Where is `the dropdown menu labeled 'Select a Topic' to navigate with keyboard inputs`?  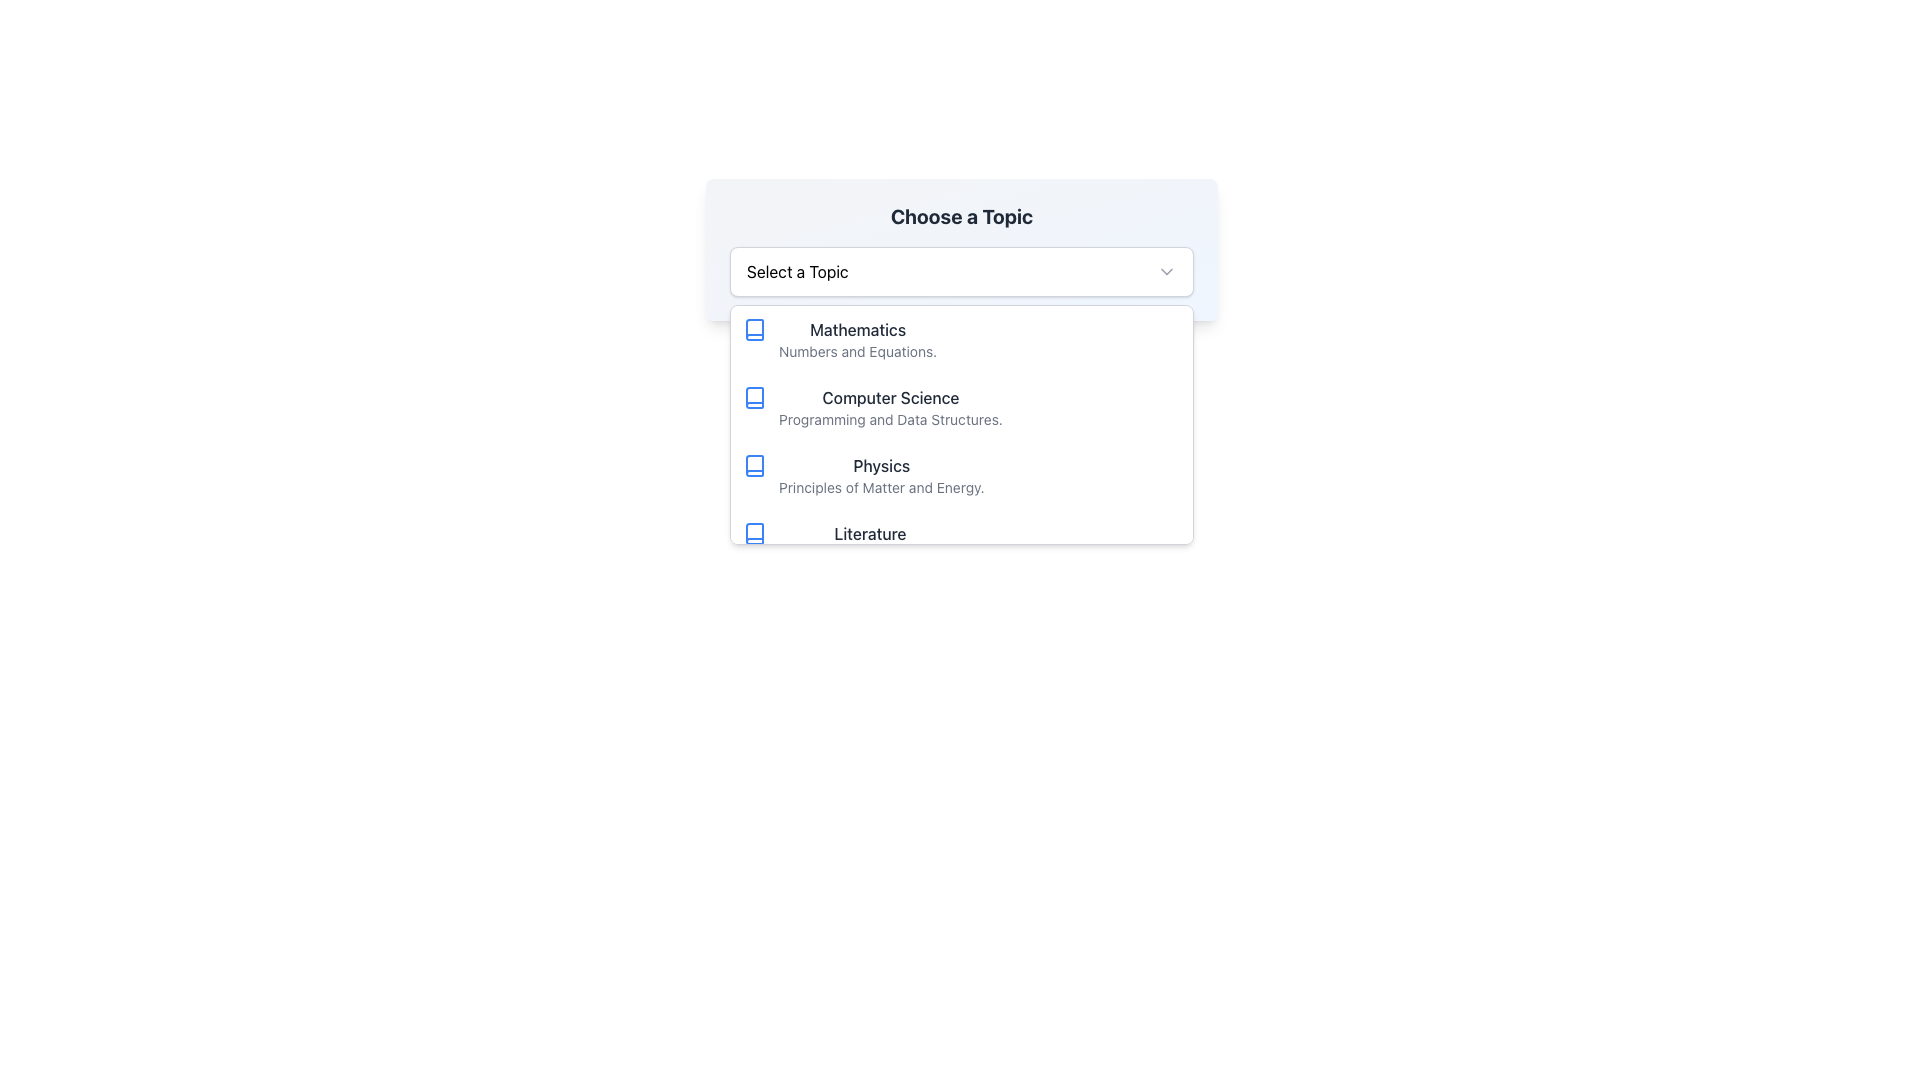
the dropdown menu labeled 'Select a Topic' to navigate with keyboard inputs is located at coordinates (961, 272).